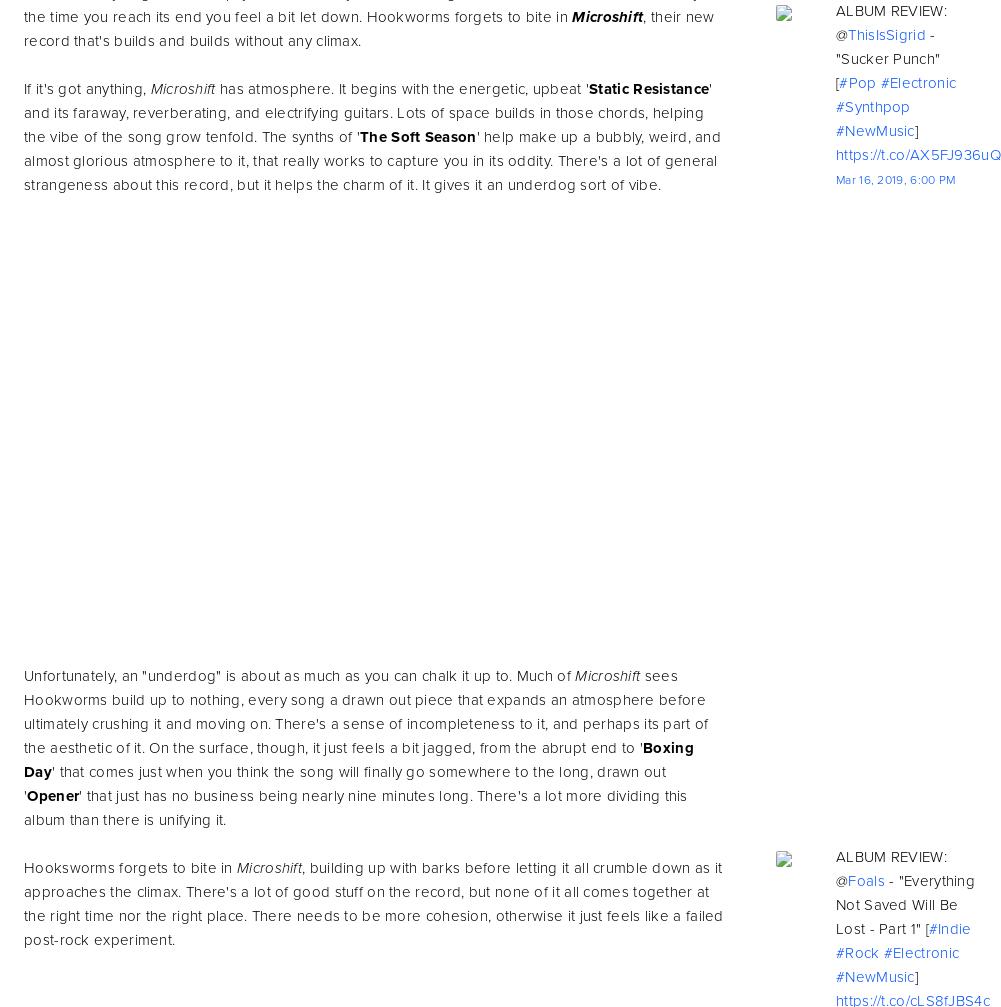  What do you see at coordinates (865, 880) in the screenshot?
I see `'Foals'` at bounding box center [865, 880].